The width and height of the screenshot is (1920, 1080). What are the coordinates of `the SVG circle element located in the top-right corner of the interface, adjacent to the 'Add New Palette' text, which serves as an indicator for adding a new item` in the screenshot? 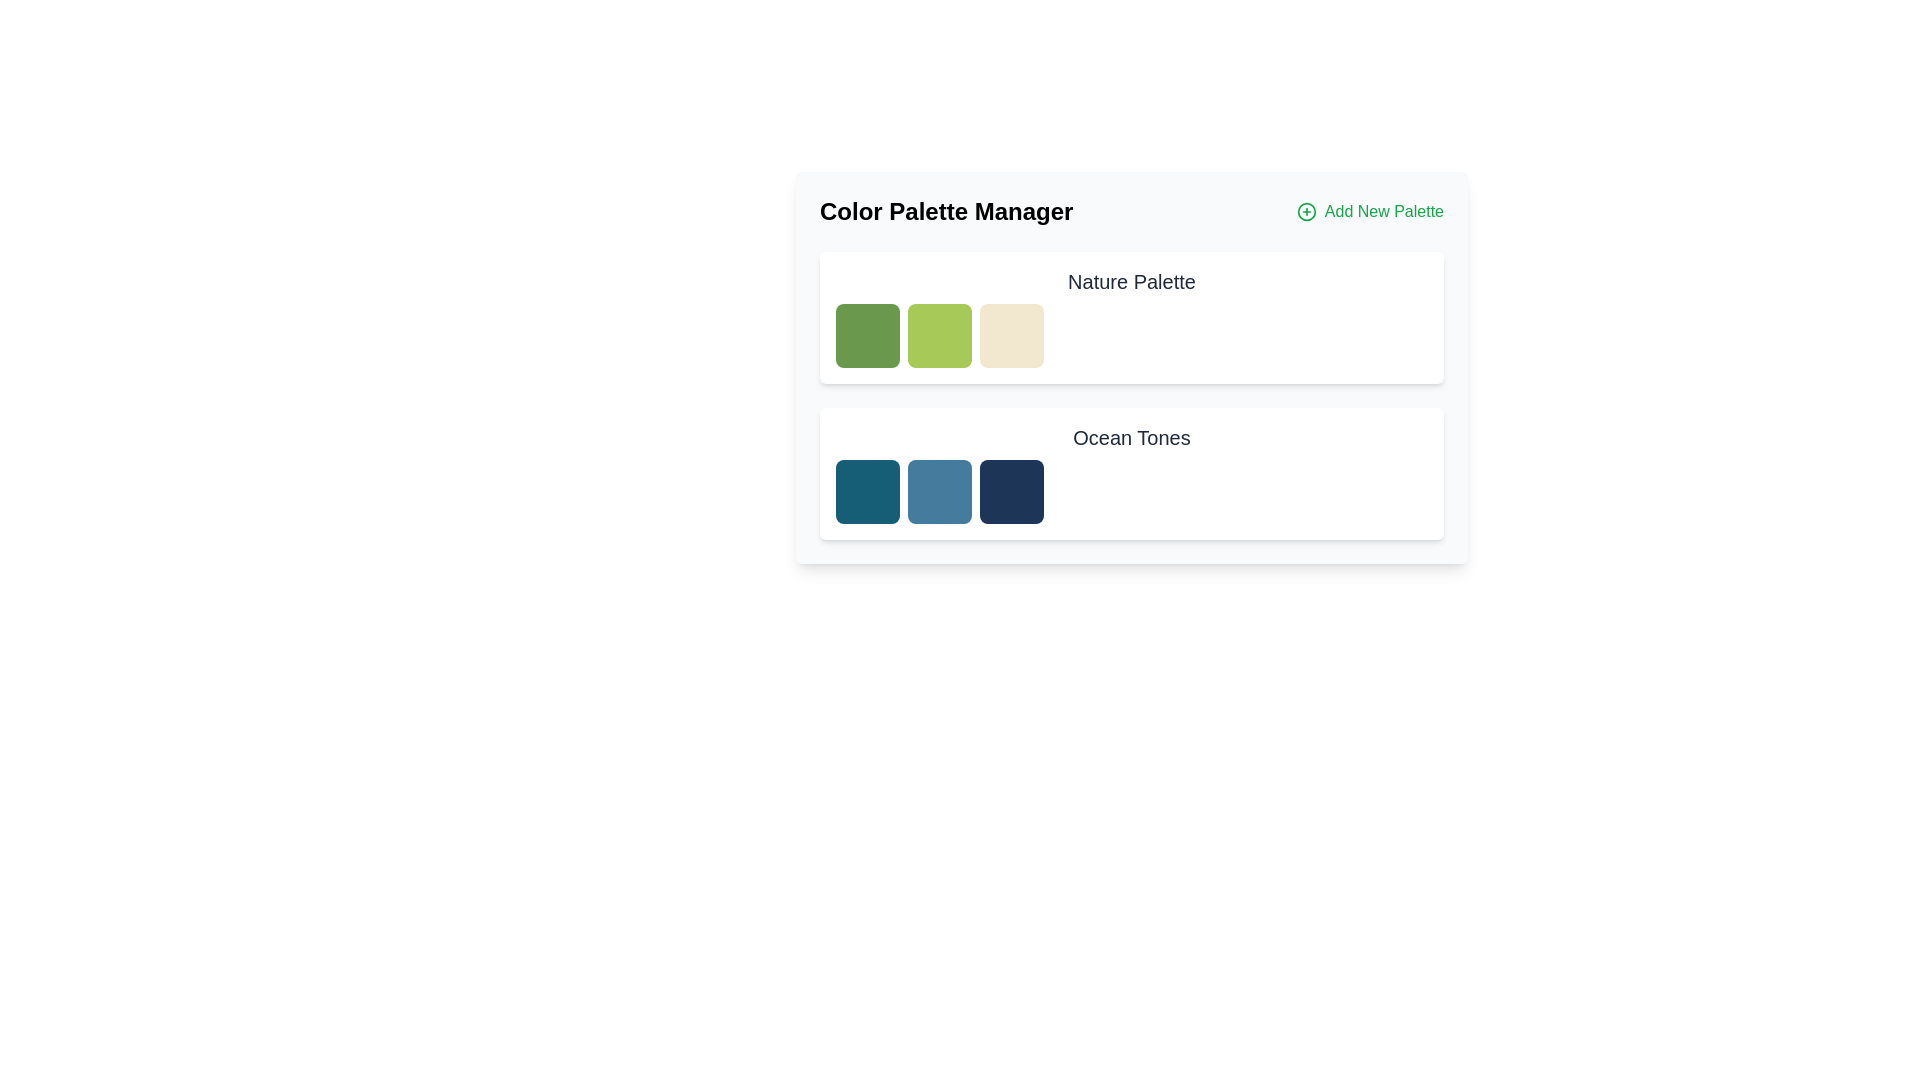 It's located at (1306, 212).